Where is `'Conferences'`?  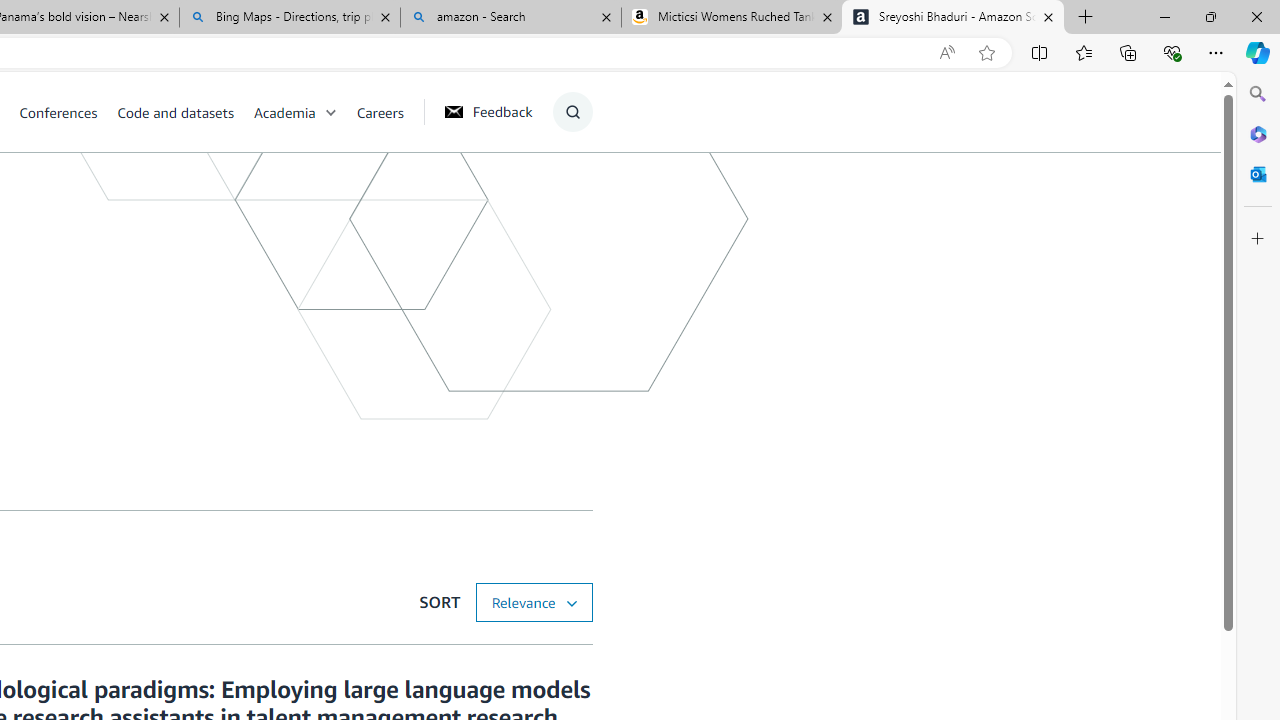
'Conferences' is located at coordinates (68, 111).